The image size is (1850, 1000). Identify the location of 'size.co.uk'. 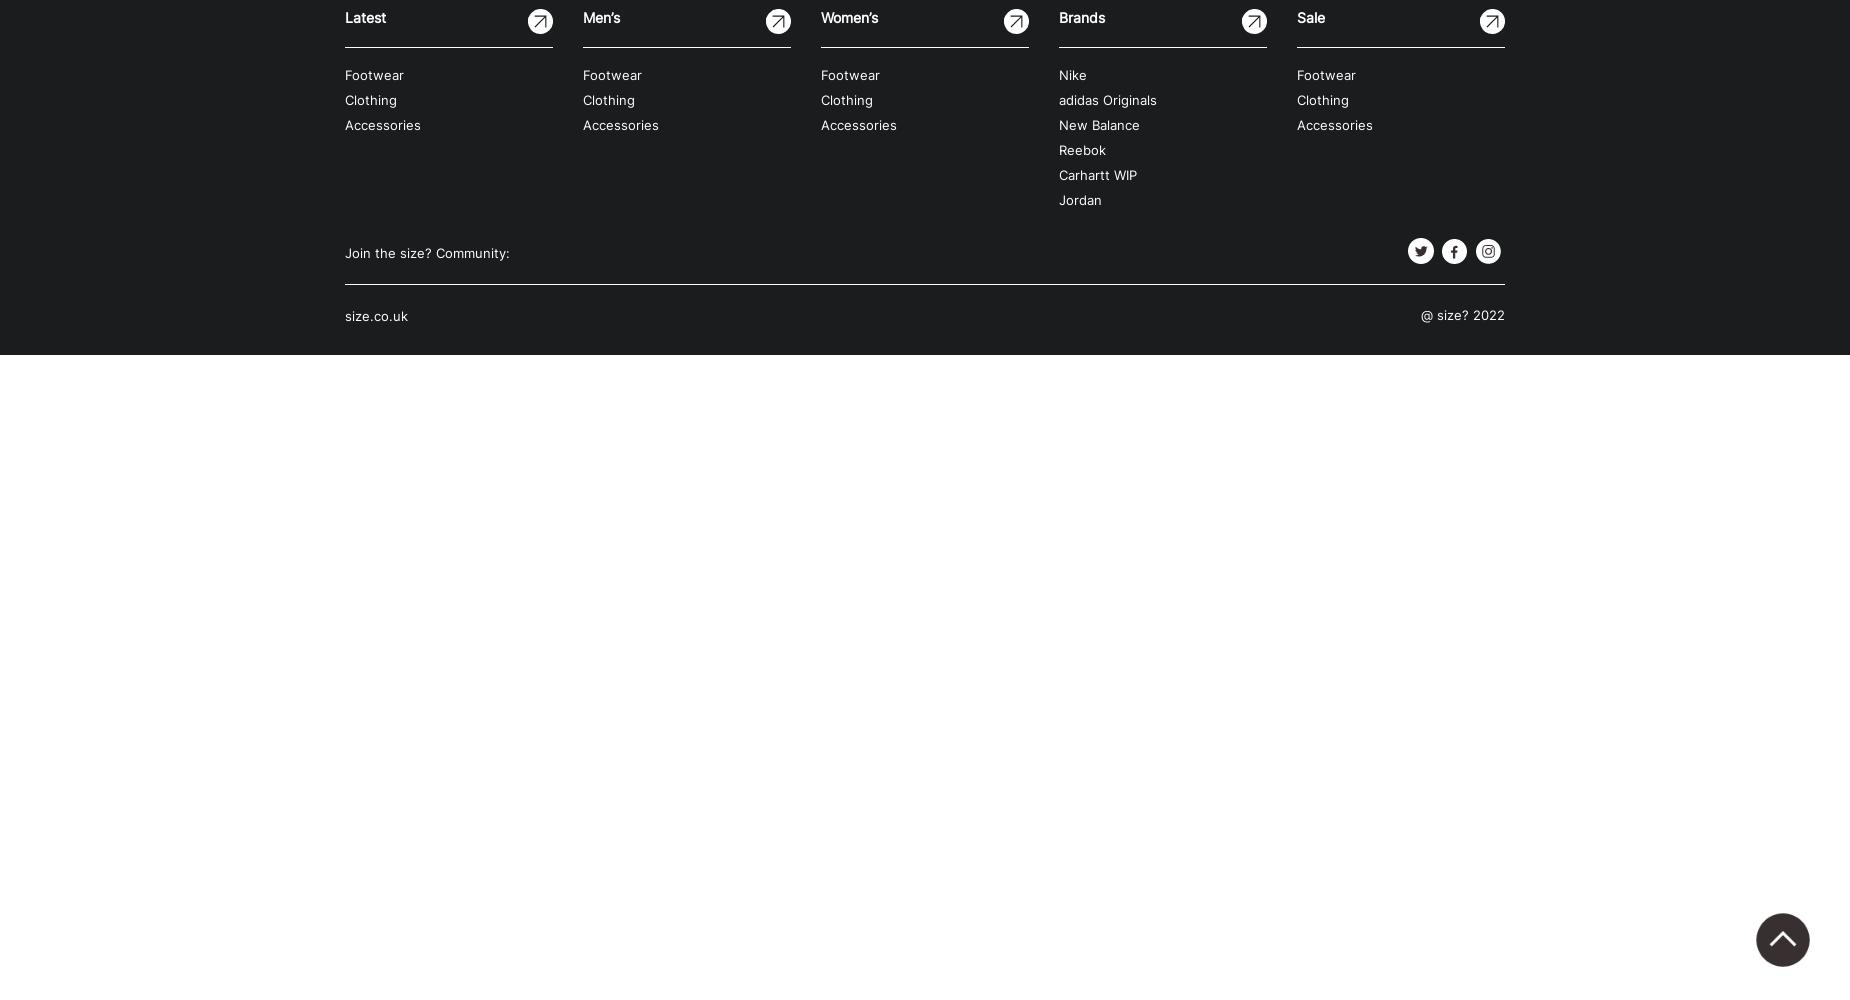
(375, 315).